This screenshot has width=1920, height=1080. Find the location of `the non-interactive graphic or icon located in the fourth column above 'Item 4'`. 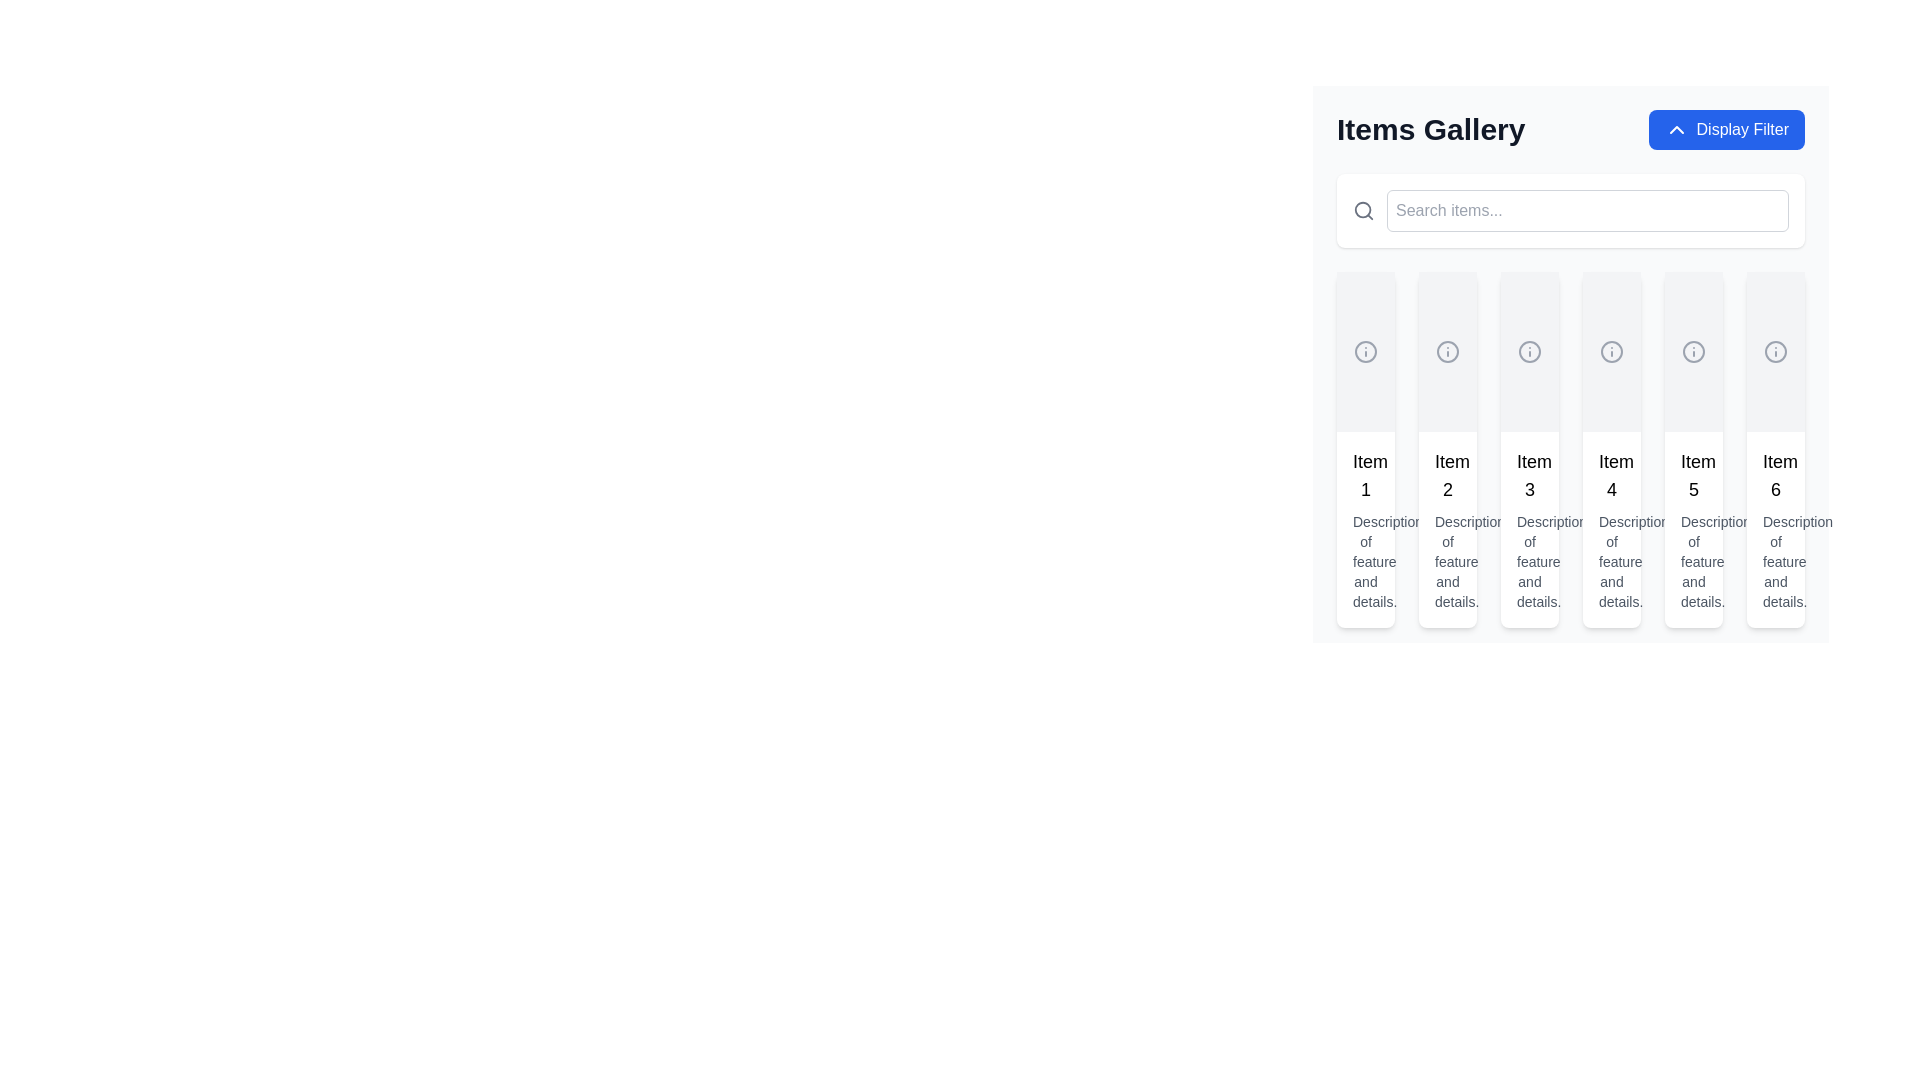

the non-interactive graphic or icon located in the fourth column above 'Item 4' is located at coordinates (1612, 350).